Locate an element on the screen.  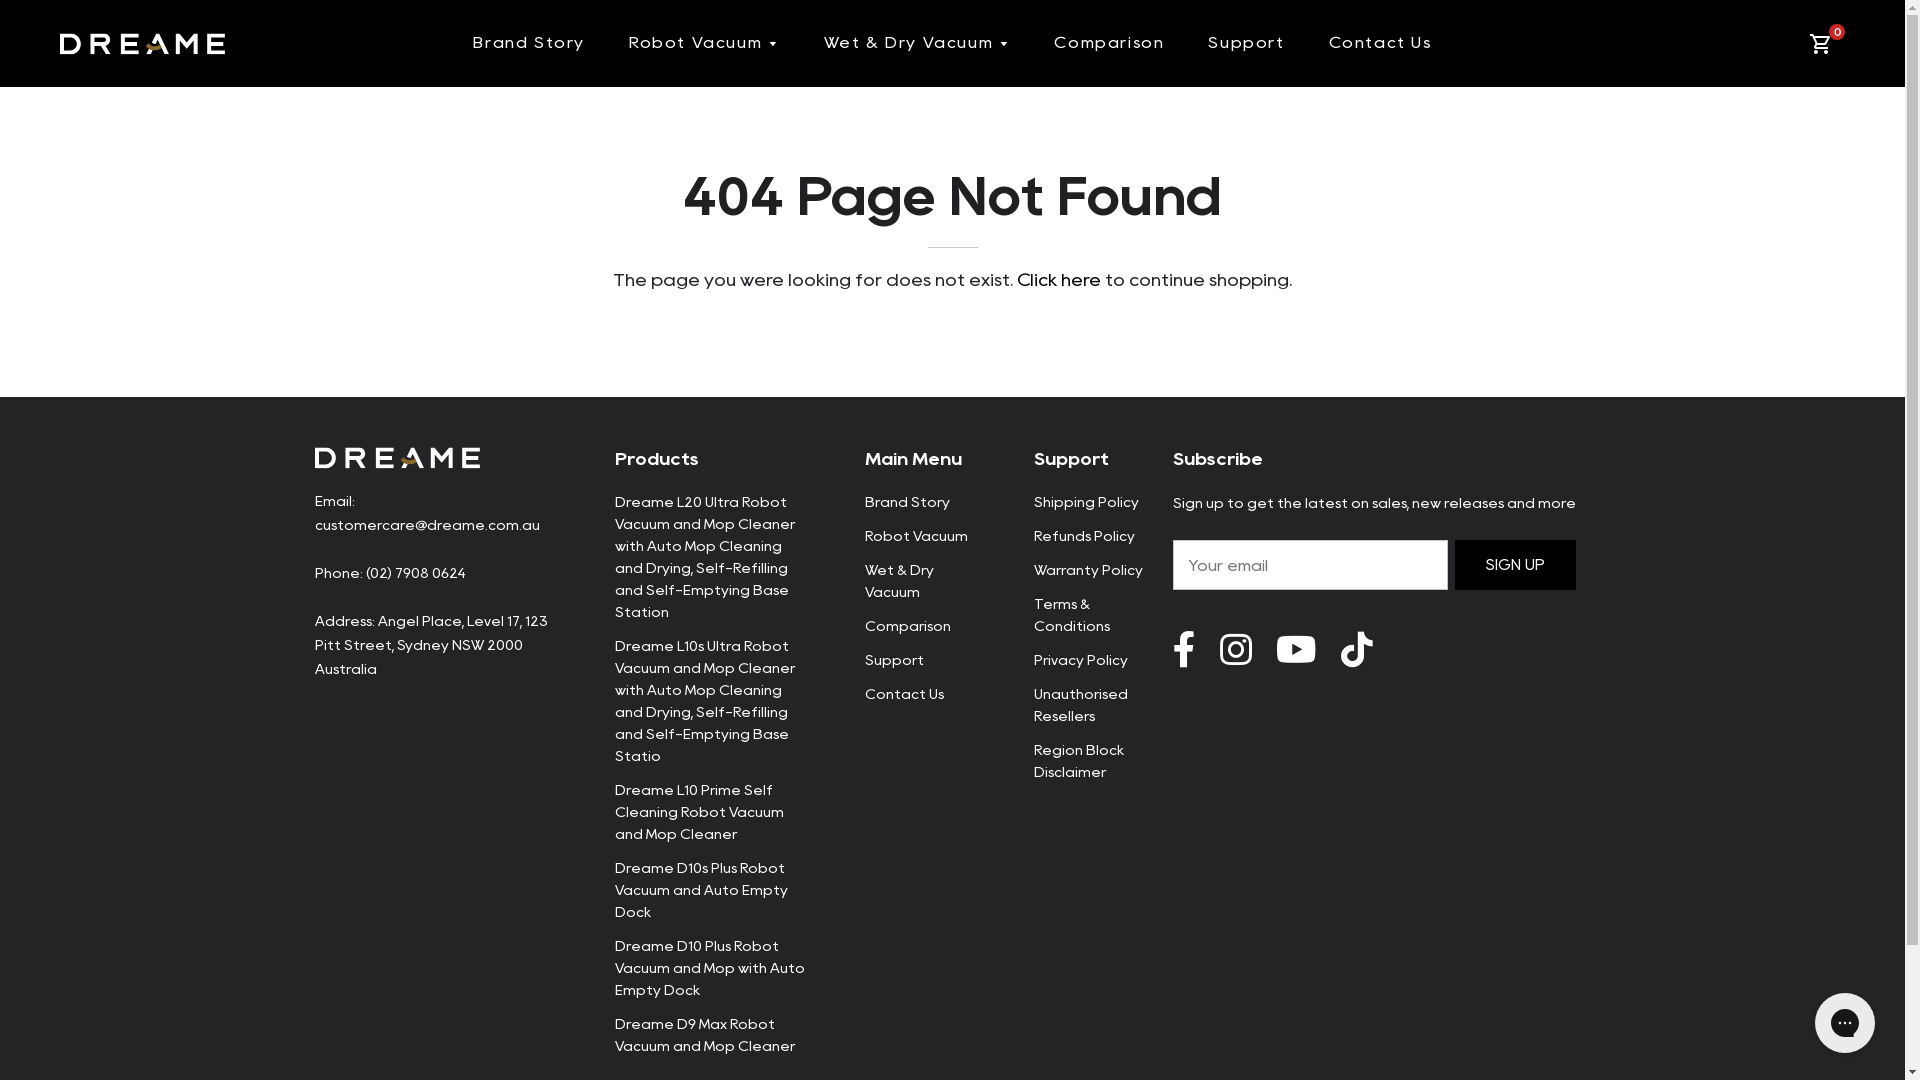
'Dreame Technology Australia on Facebook' is located at coordinates (1183, 650).